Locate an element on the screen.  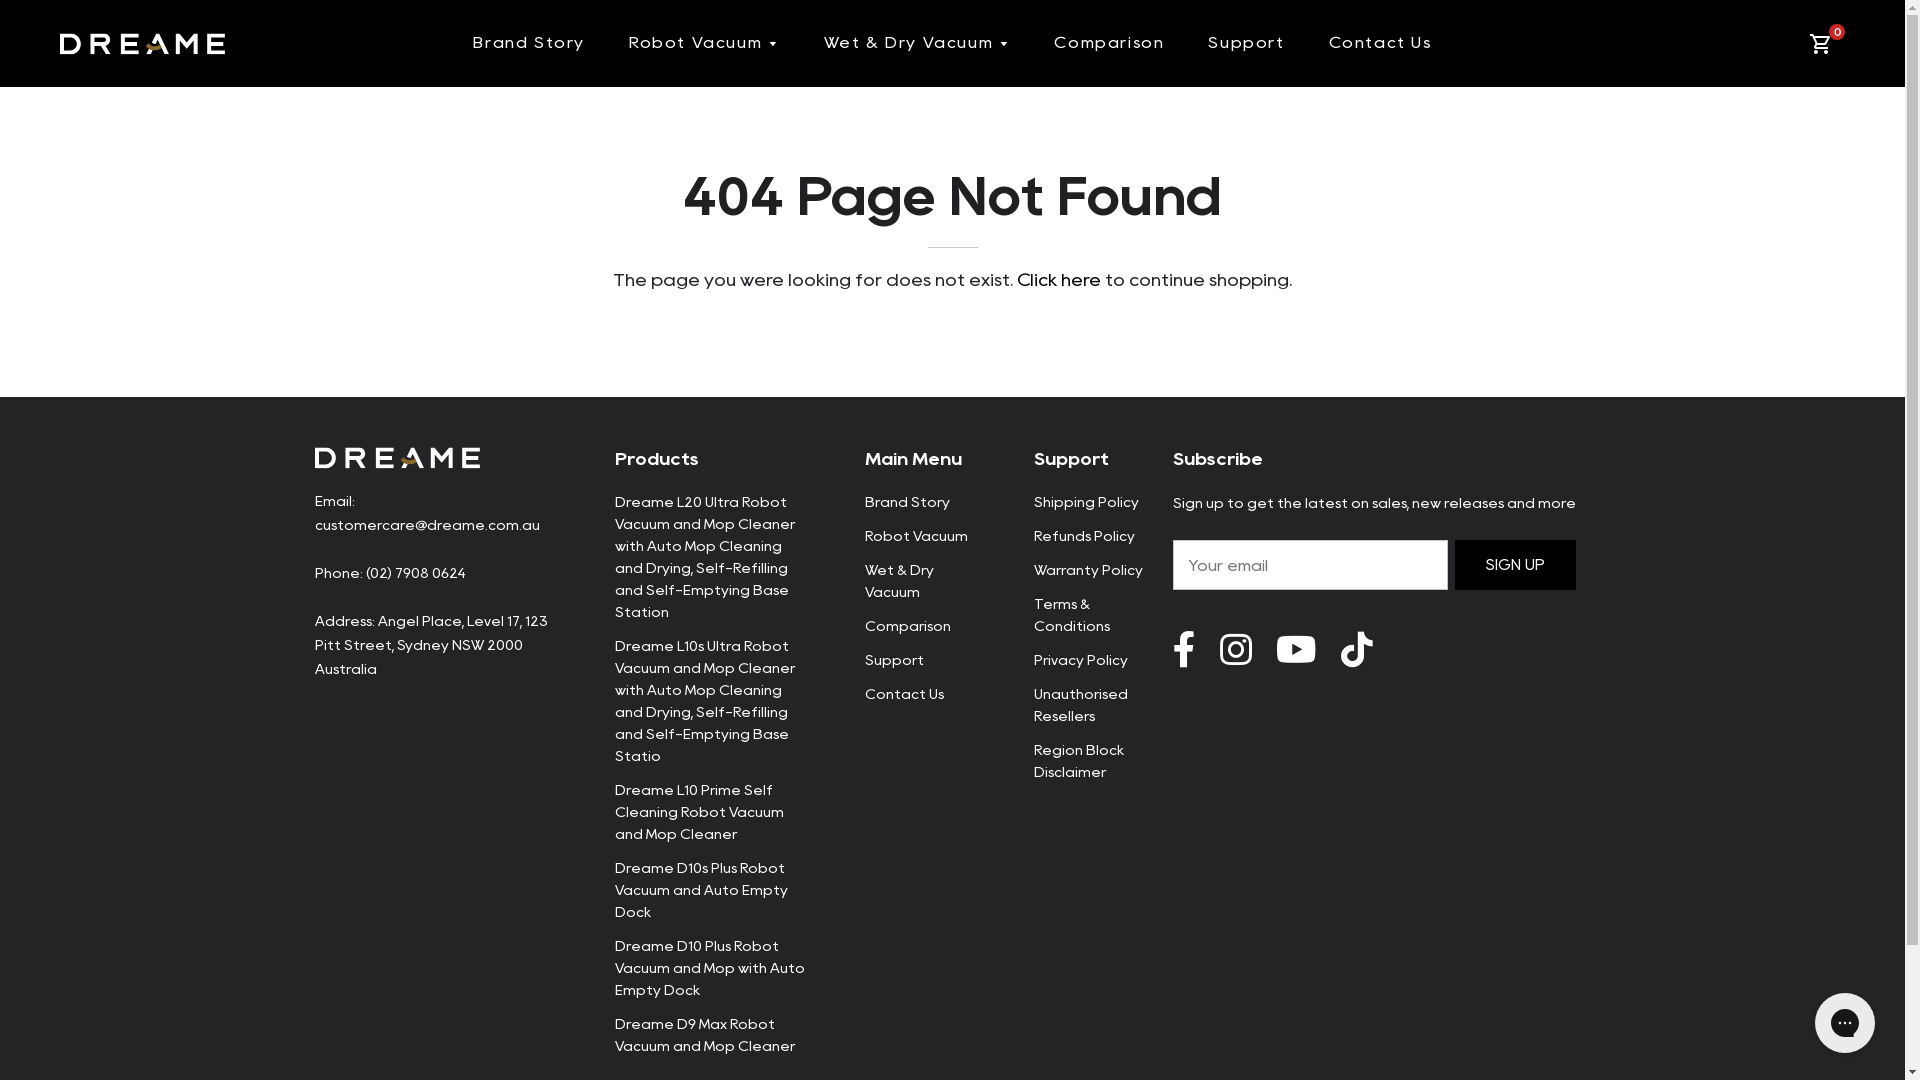
'Dreame Technology Australia on Facebook' is located at coordinates (1183, 650).